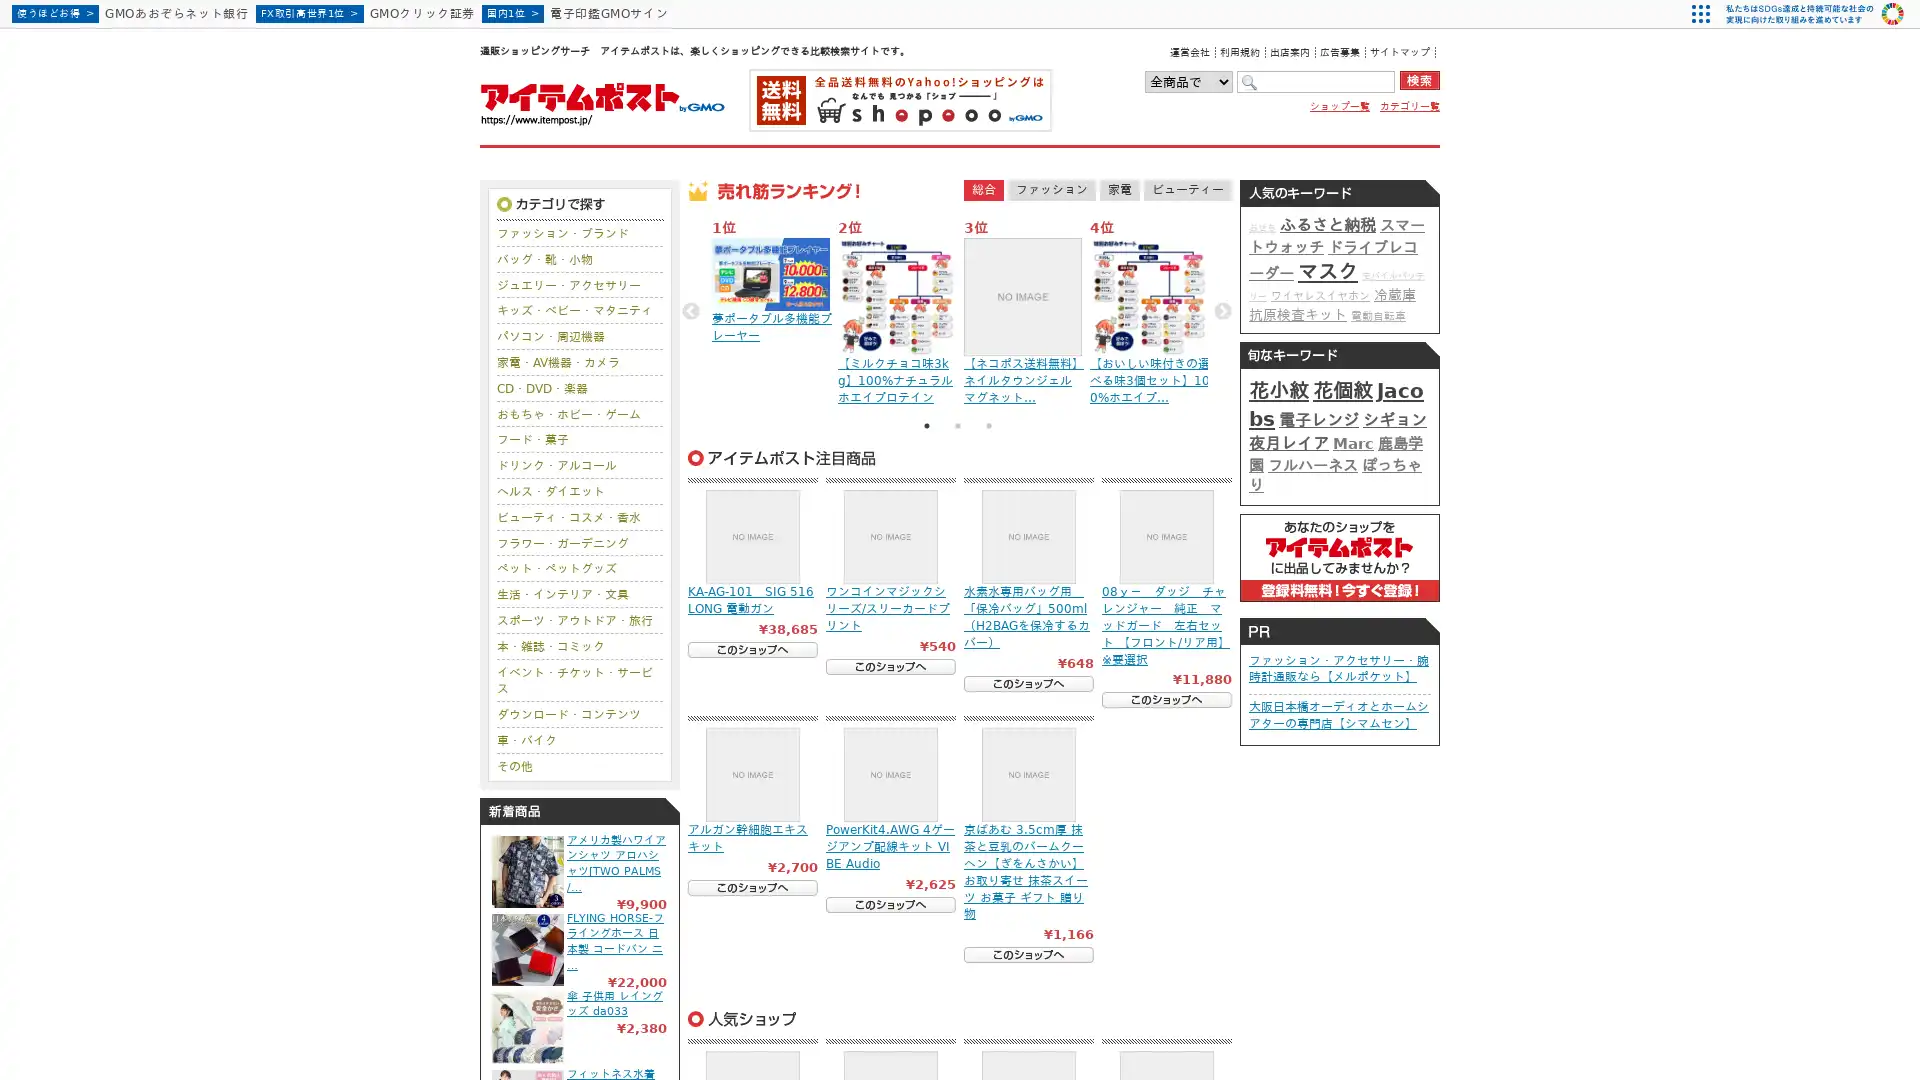 This screenshot has width=1920, height=1080. I want to click on Next, so click(1222, 312).